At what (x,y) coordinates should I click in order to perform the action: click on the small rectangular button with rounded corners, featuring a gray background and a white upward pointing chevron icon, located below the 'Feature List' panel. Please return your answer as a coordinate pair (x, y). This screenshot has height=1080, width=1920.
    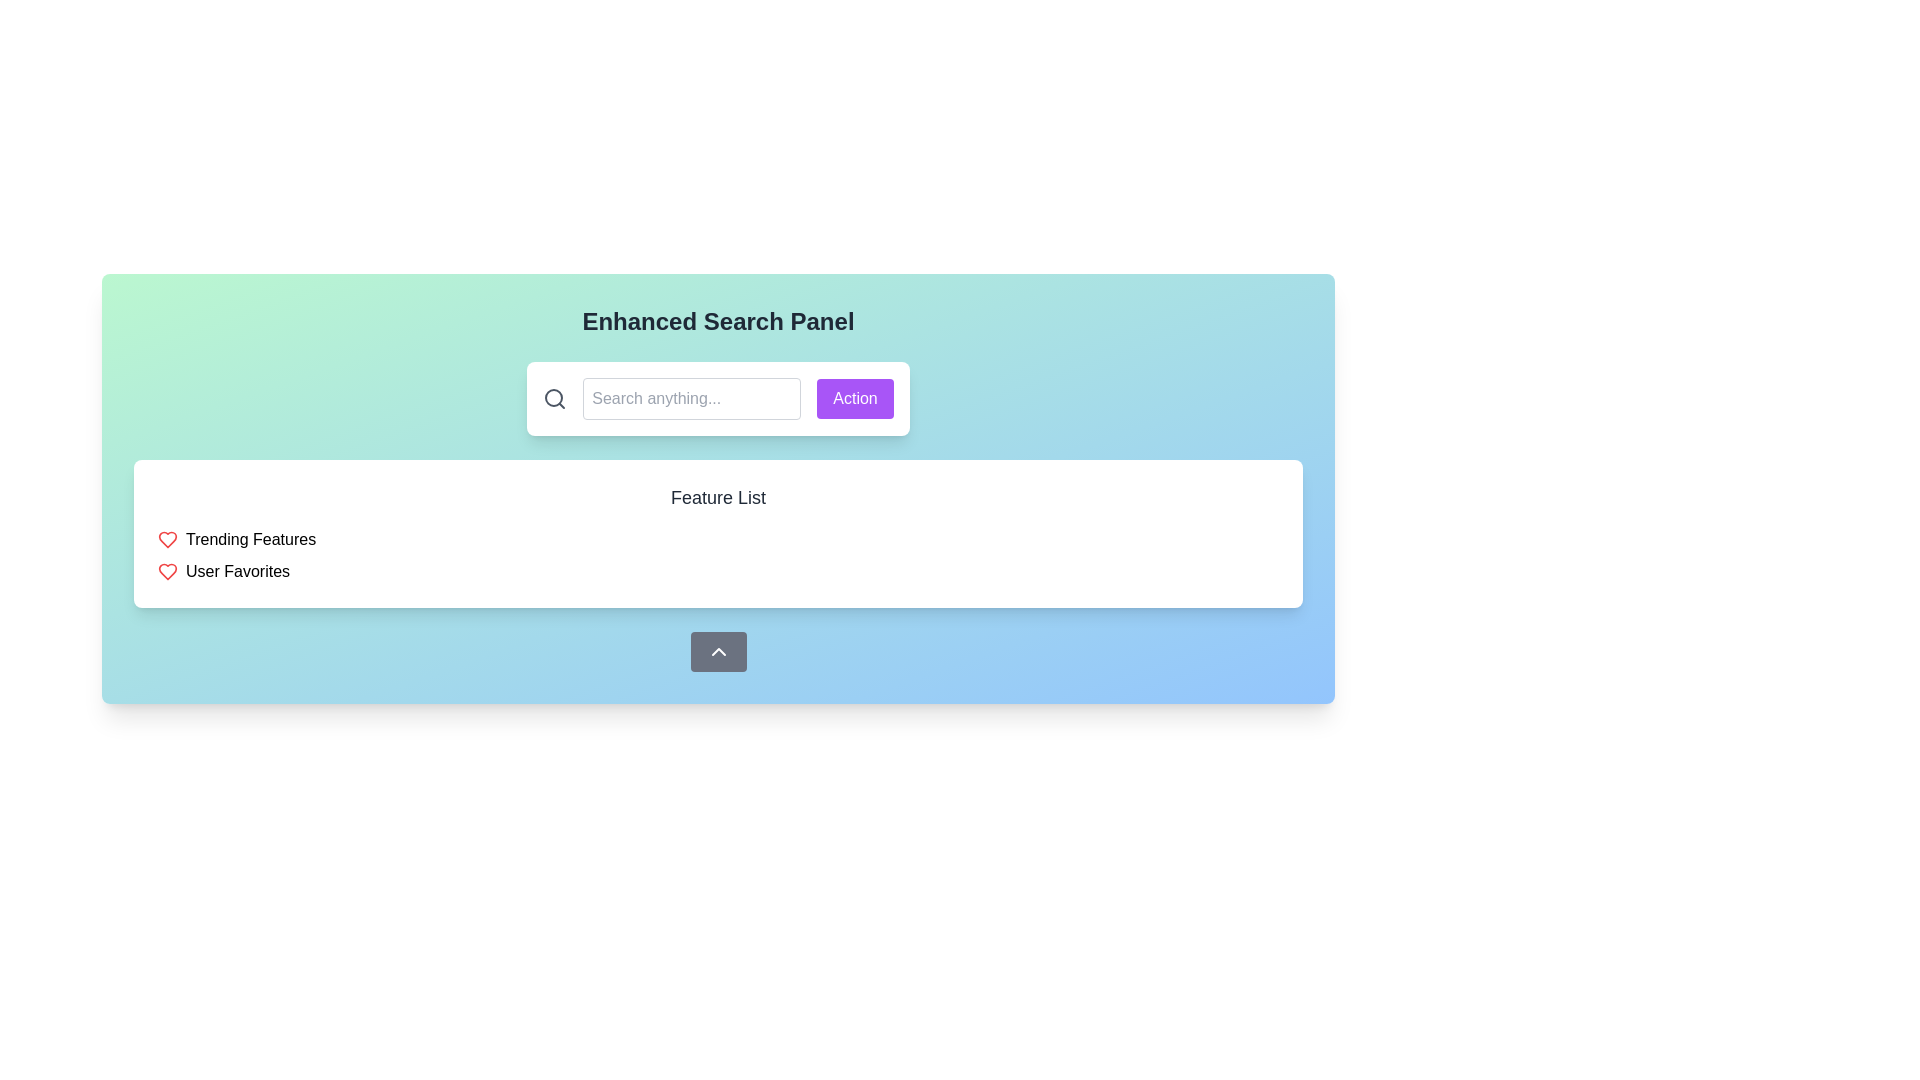
    Looking at the image, I should click on (718, 651).